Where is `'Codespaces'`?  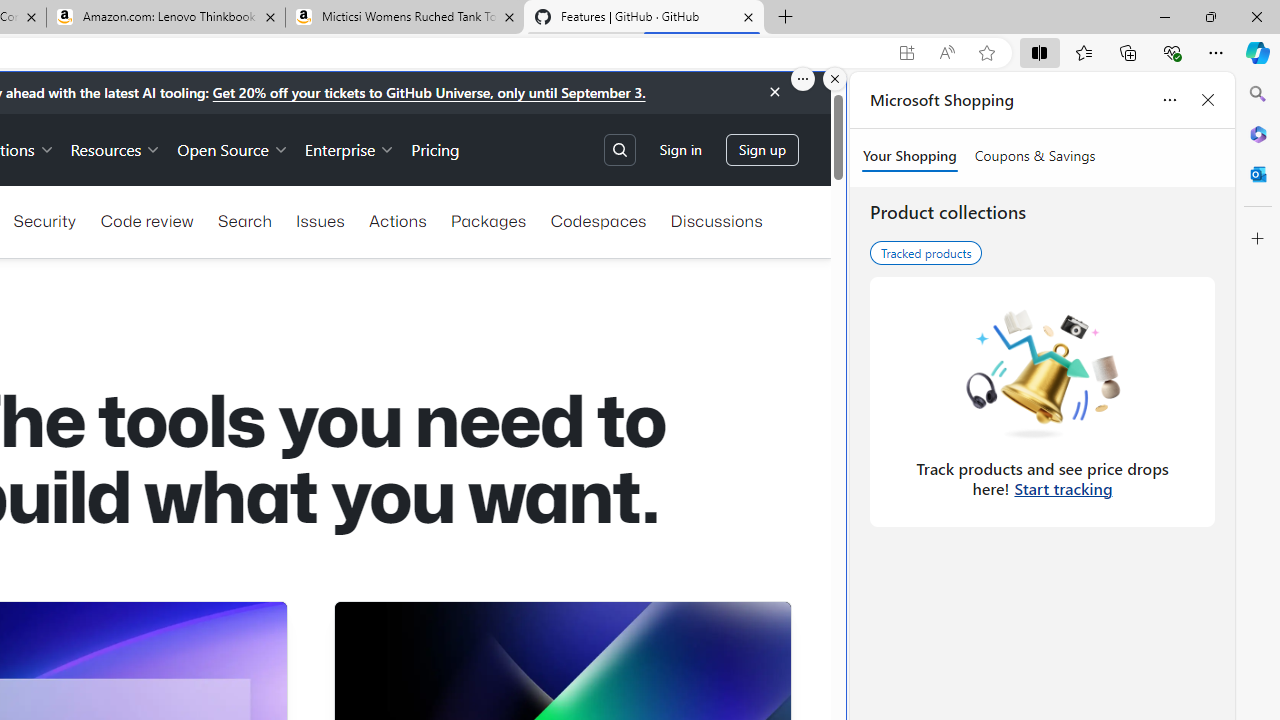
'Codespaces' is located at coordinates (597, 221).